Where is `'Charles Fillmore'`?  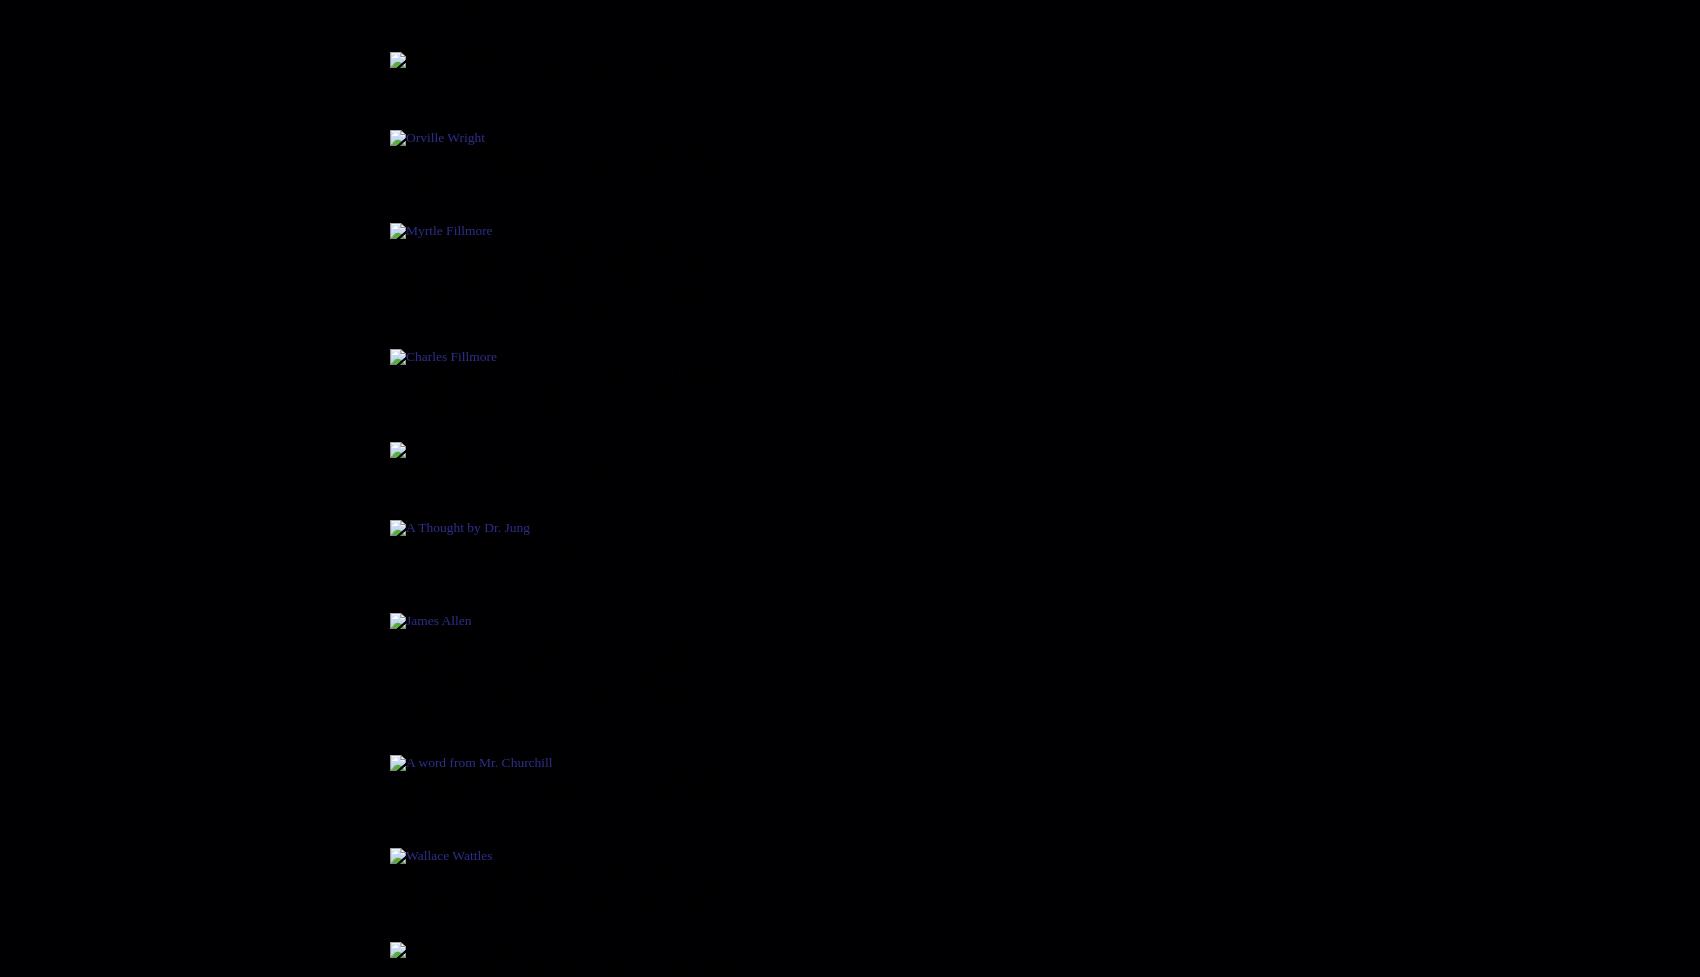 'Charles Fillmore' is located at coordinates (461, 332).